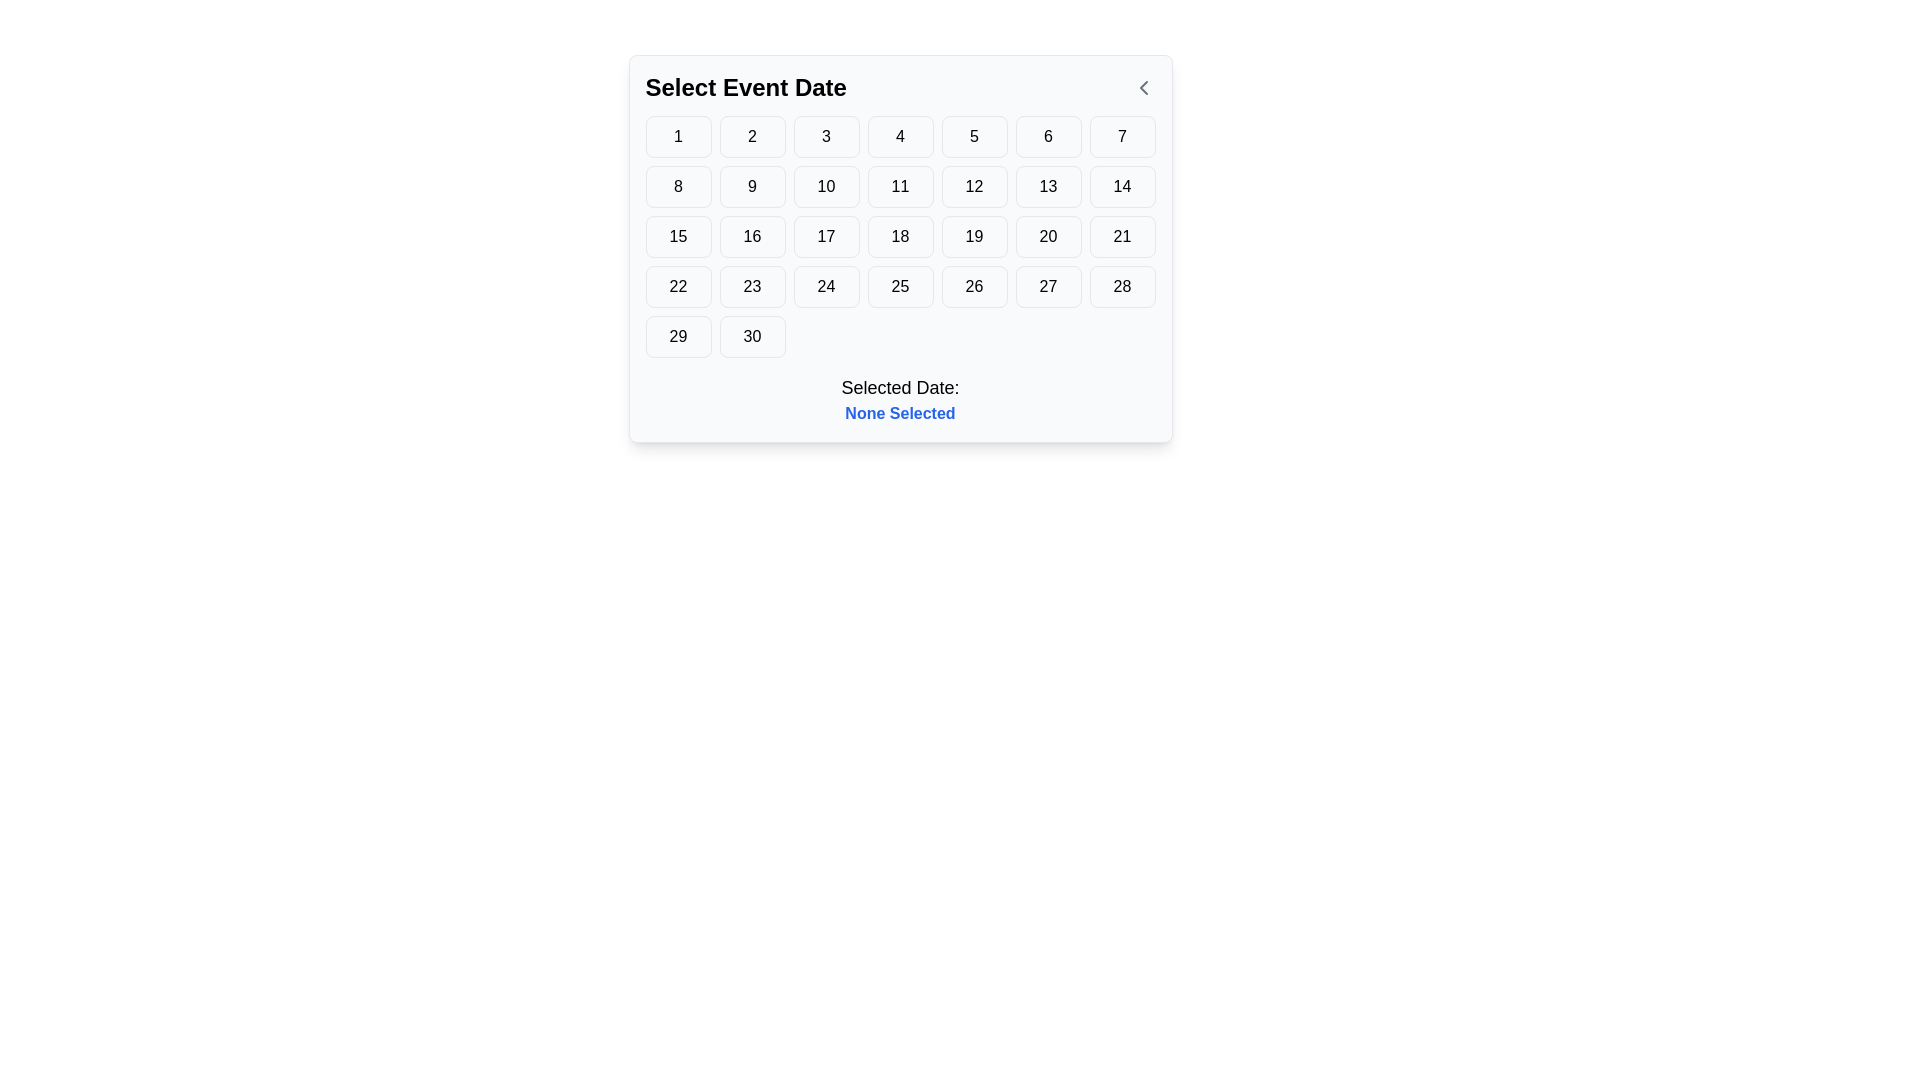 The height and width of the screenshot is (1080, 1920). What do you see at coordinates (1143, 87) in the screenshot?
I see `the chevron-left arrow icon located near the top-right section of the calendar header` at bounding box center [1143, 87].